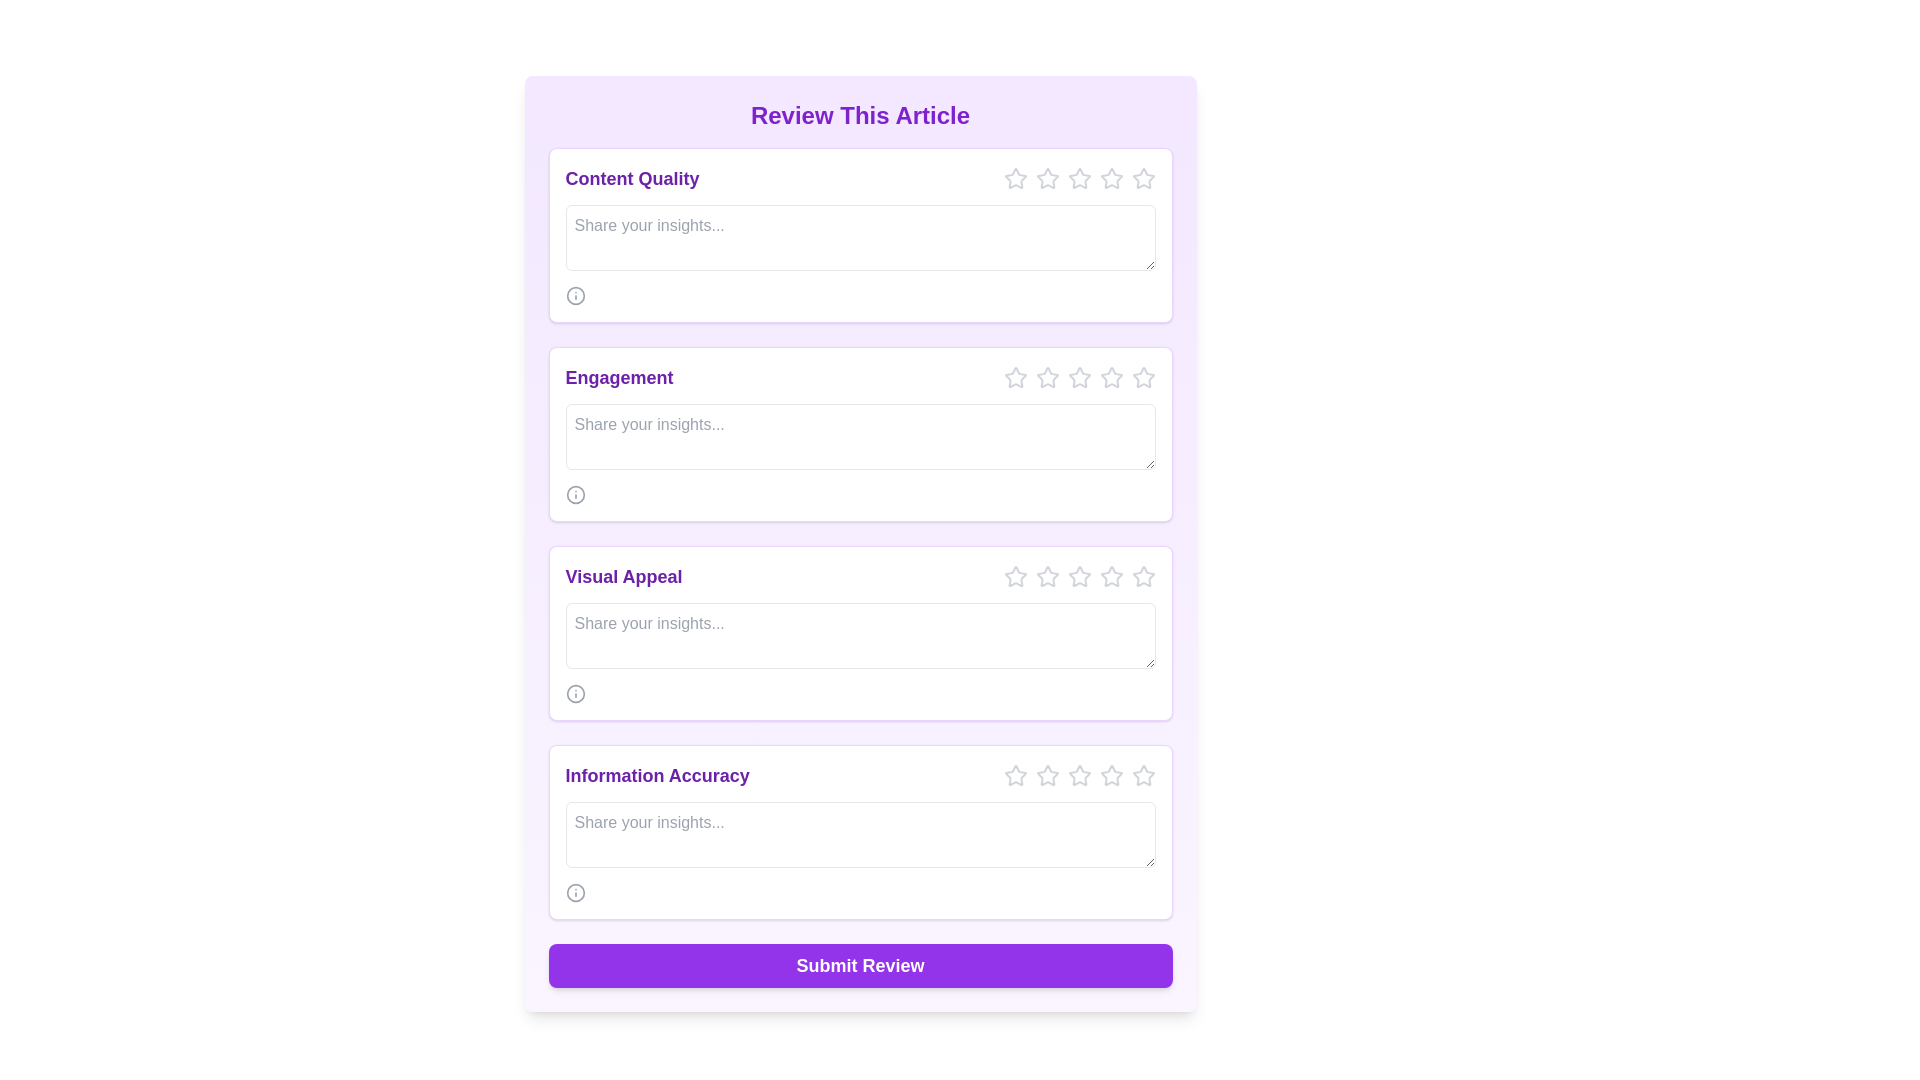  Describe the element at coordinates (1078, 577) in the screenshot. I see `the third star icon in the rating row` at that location.